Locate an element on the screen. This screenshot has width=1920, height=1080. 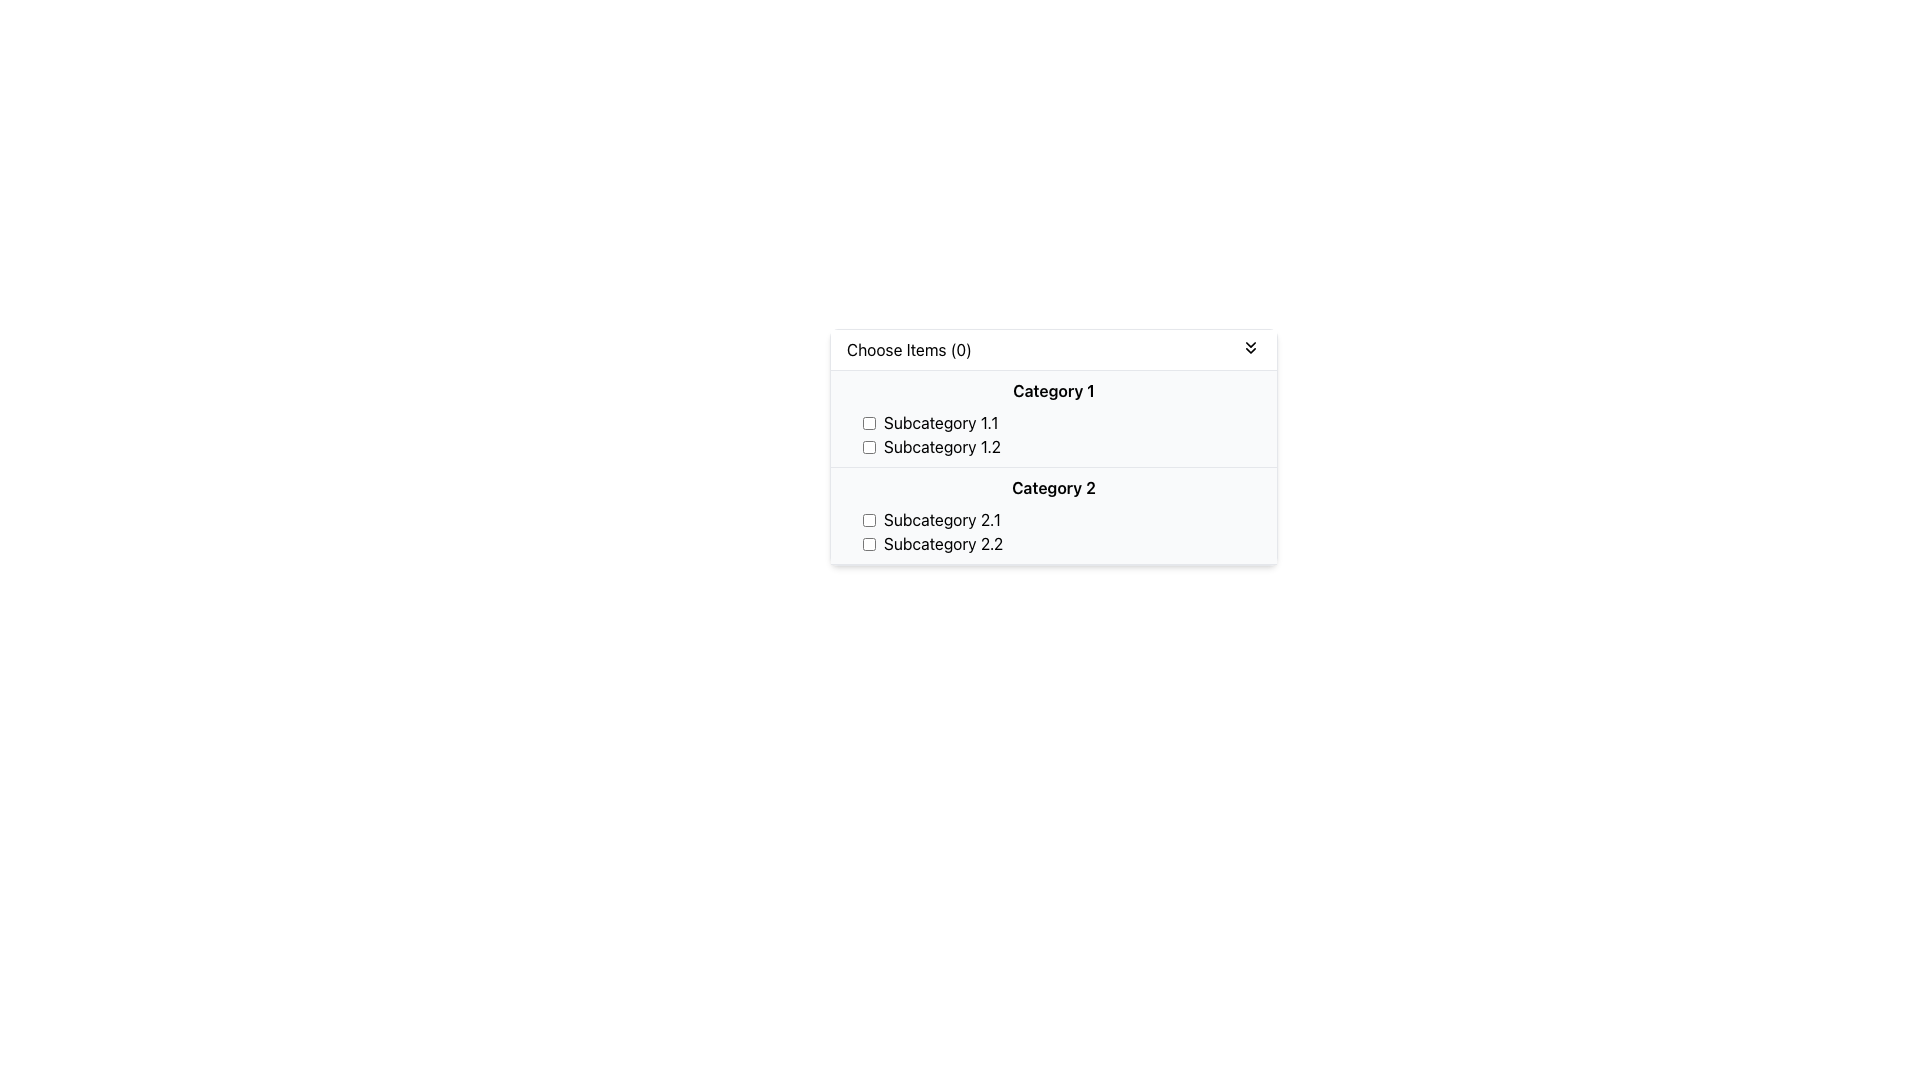
the double-chevron icon pointing downwards located on the right side of the 'Choose Items (0)' bar is located at coordinates (1250, 346).